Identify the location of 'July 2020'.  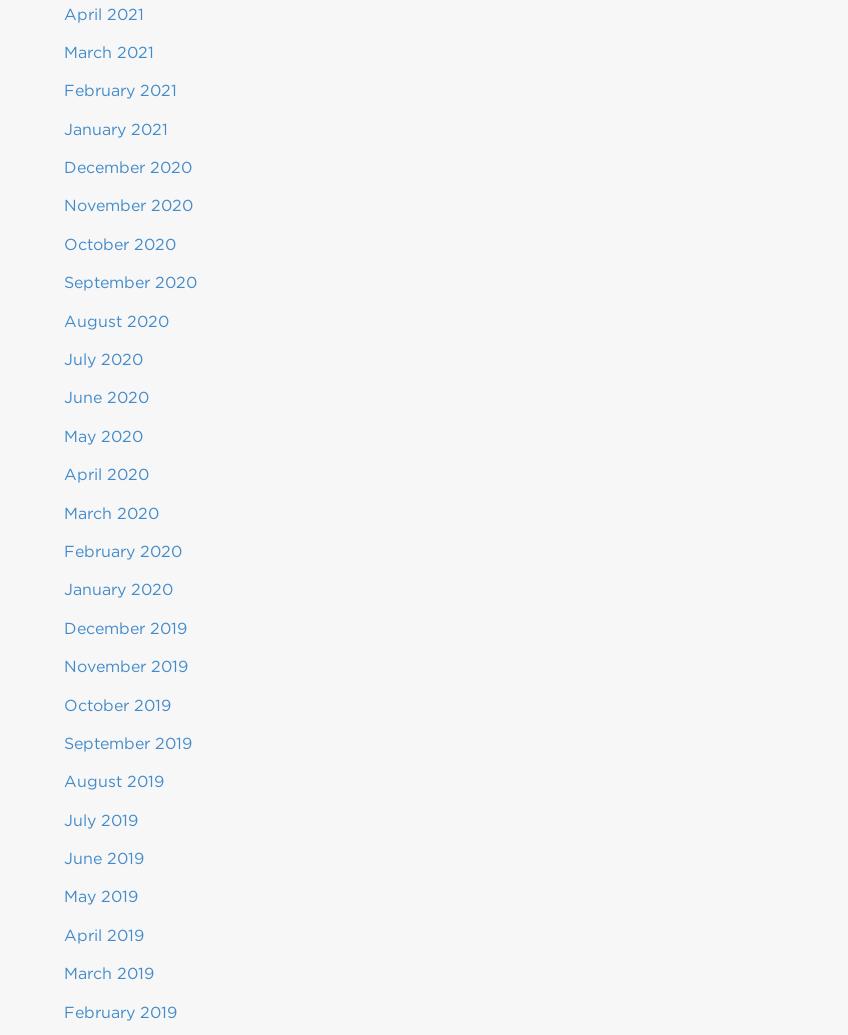
(103, 359).